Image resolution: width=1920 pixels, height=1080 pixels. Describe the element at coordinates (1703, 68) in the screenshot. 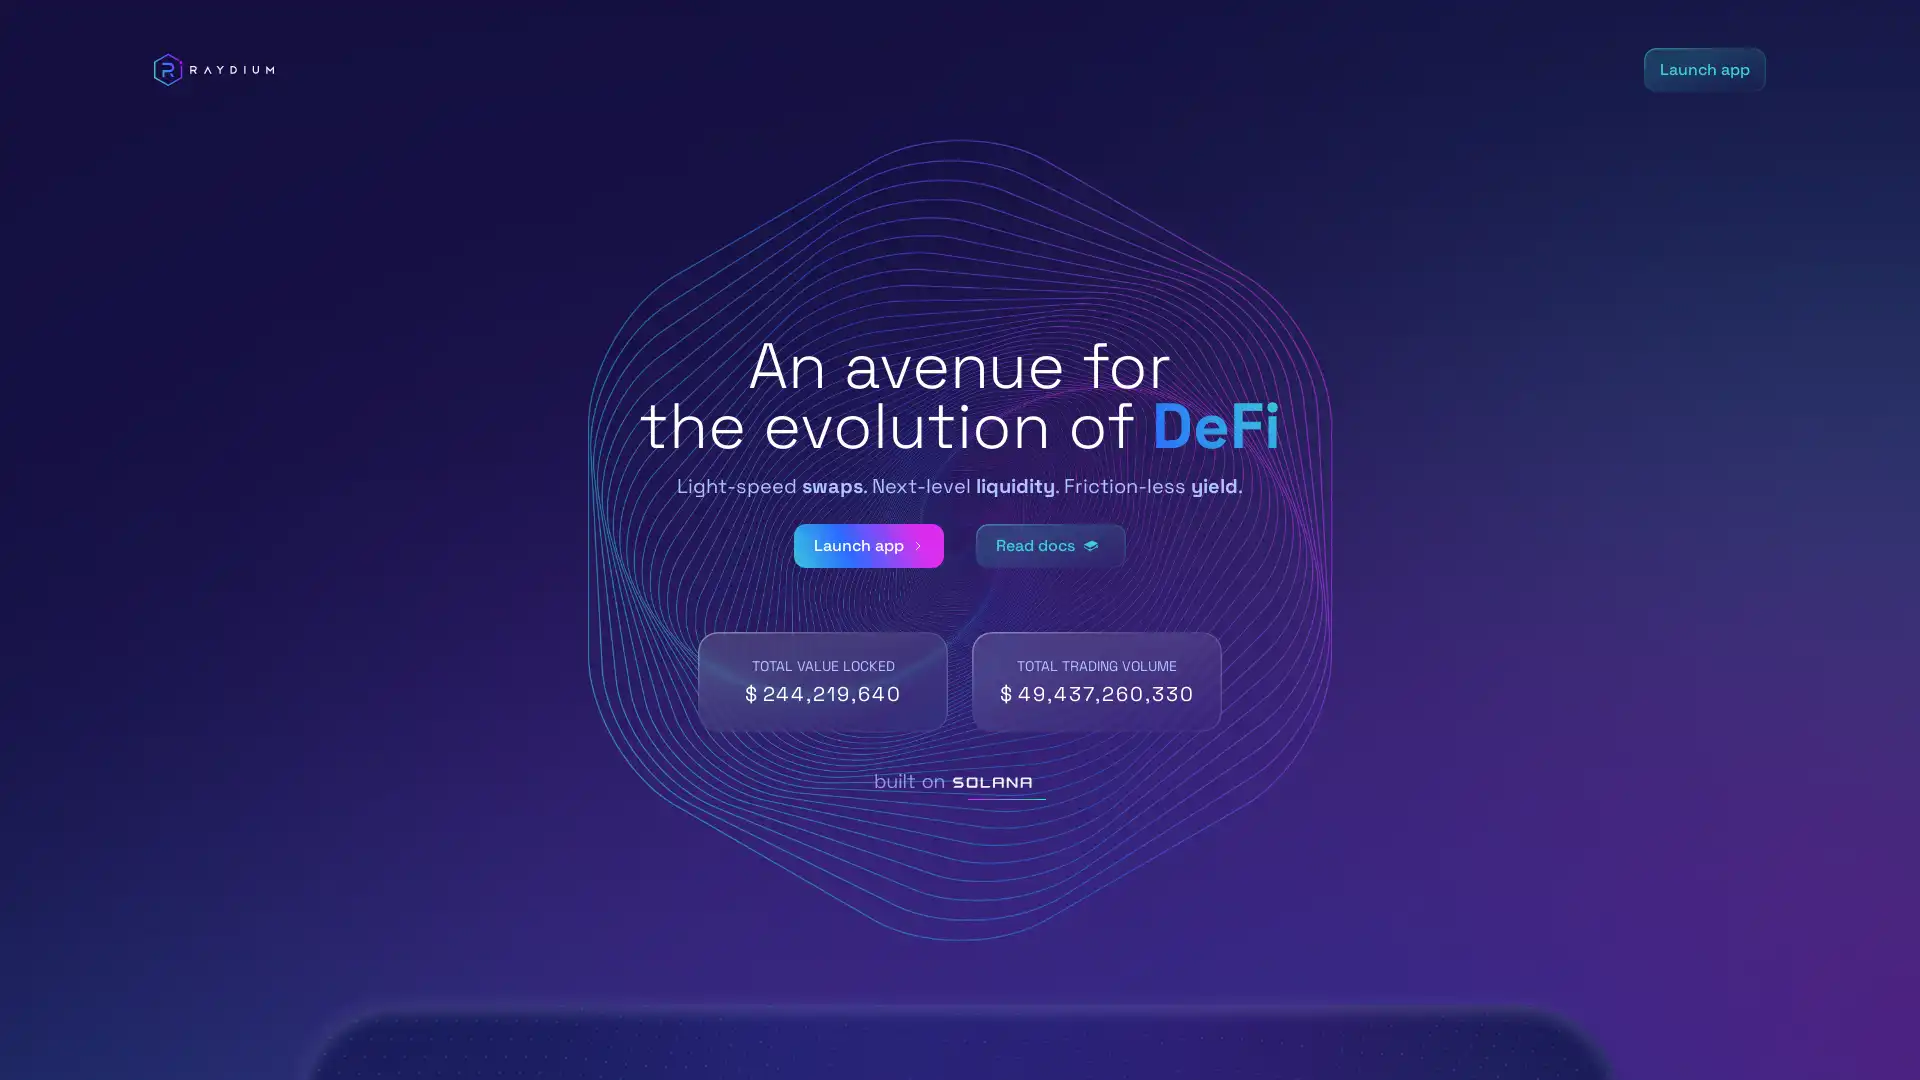

I see `Launch app` at that location.